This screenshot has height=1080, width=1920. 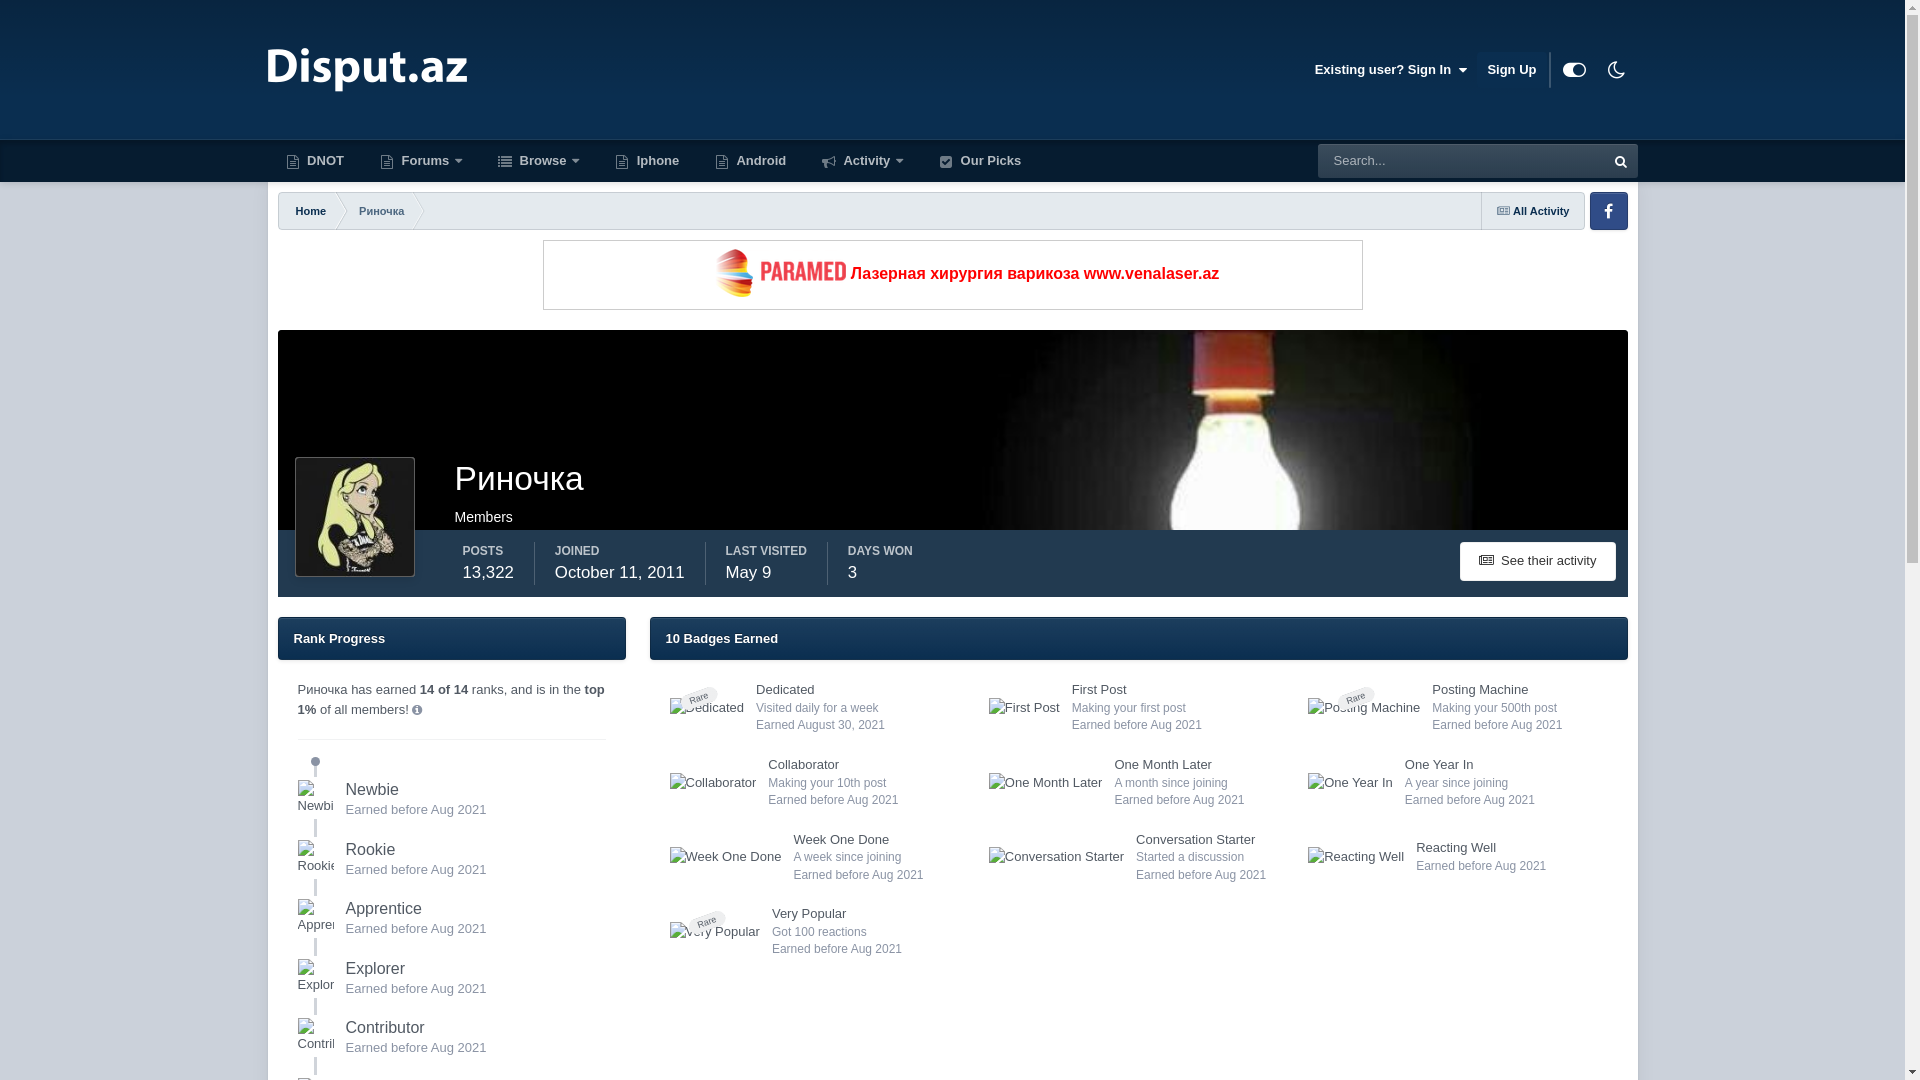 I want to click on 'Customizer', so click(x=1572, y=68).